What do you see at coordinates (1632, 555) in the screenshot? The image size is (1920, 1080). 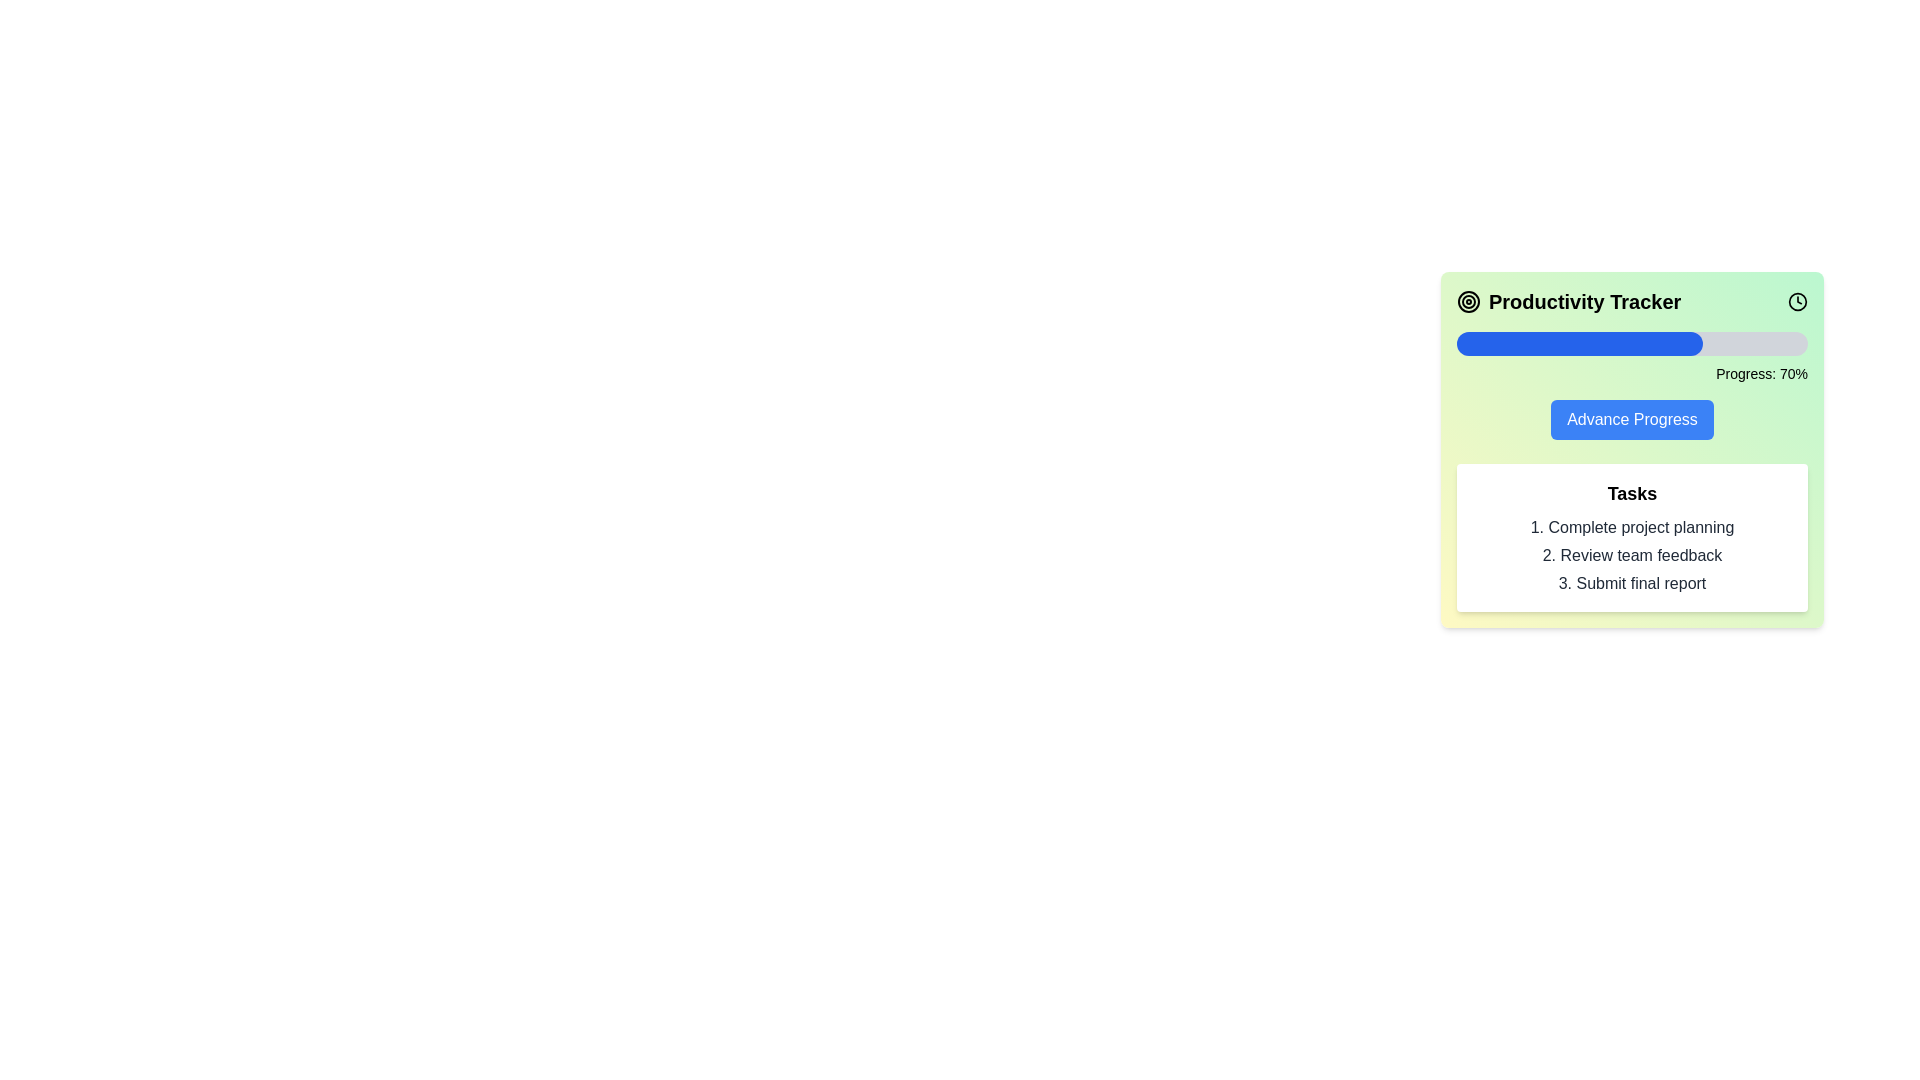 I see `on the numbered list displayed within the 'Tasks' card, which contains items like 'Complete project planning', 'Review team feedback', and 'Submit final report'` at bounding box center [1632, 555].